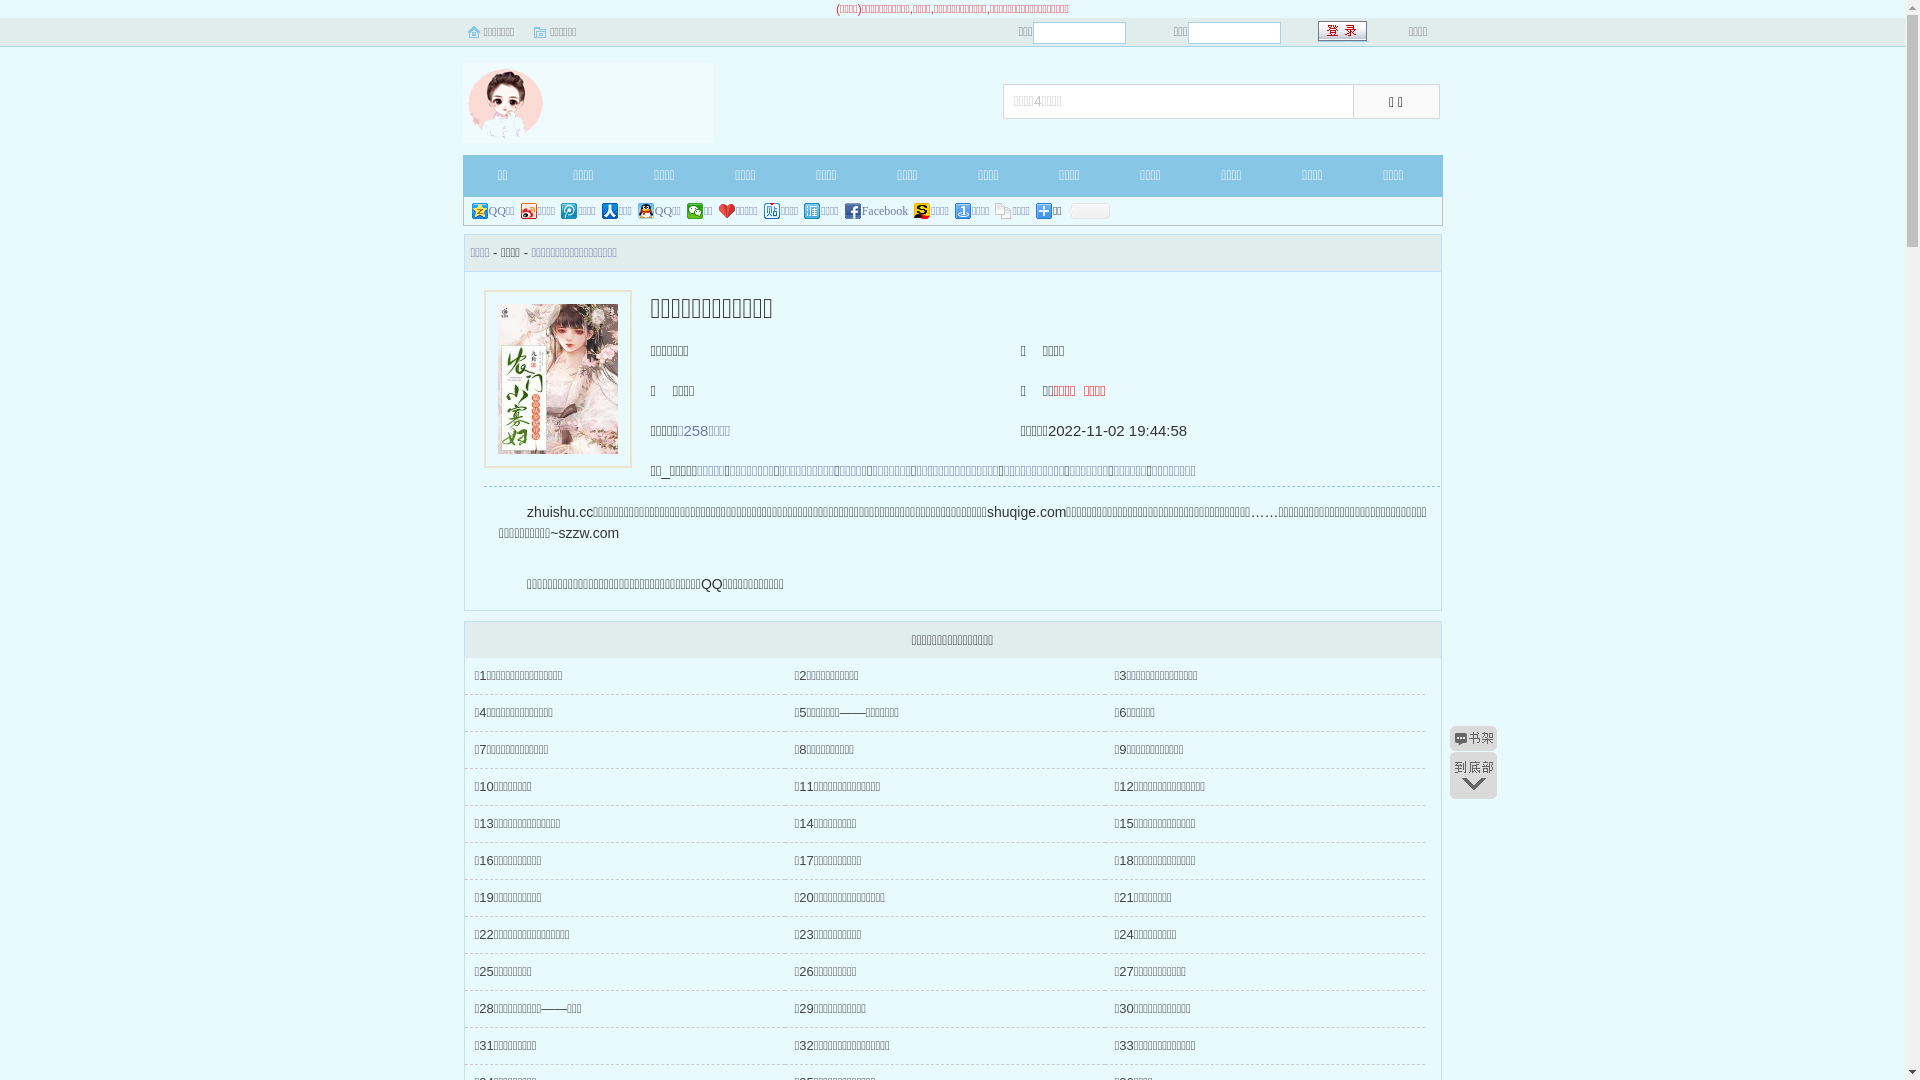 The image size is (1920, 1080). Describe the element at coordinates (877, 211) in the screenshot. I see `'Facebook'` at that location.